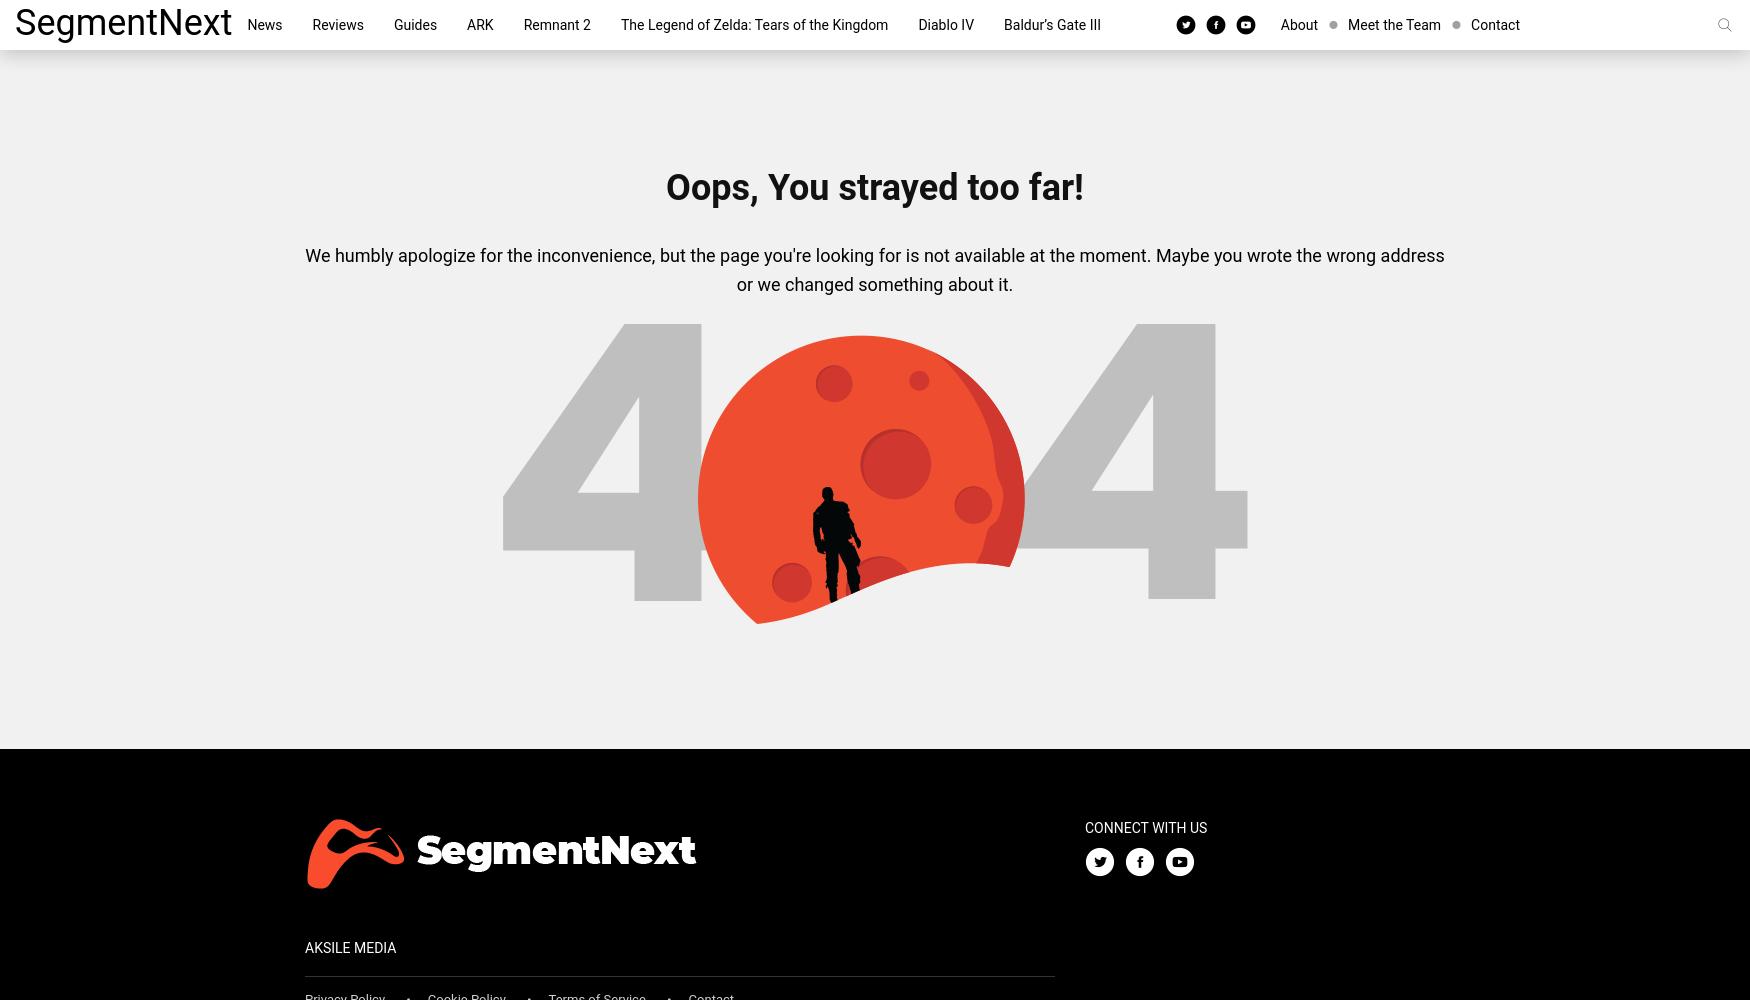 This screenshot has width=1750, height=1000. What do you see at coordinates (14, 23) in the screenshot?
I see `'SegmentNext'` at bounding box center [14, 23].